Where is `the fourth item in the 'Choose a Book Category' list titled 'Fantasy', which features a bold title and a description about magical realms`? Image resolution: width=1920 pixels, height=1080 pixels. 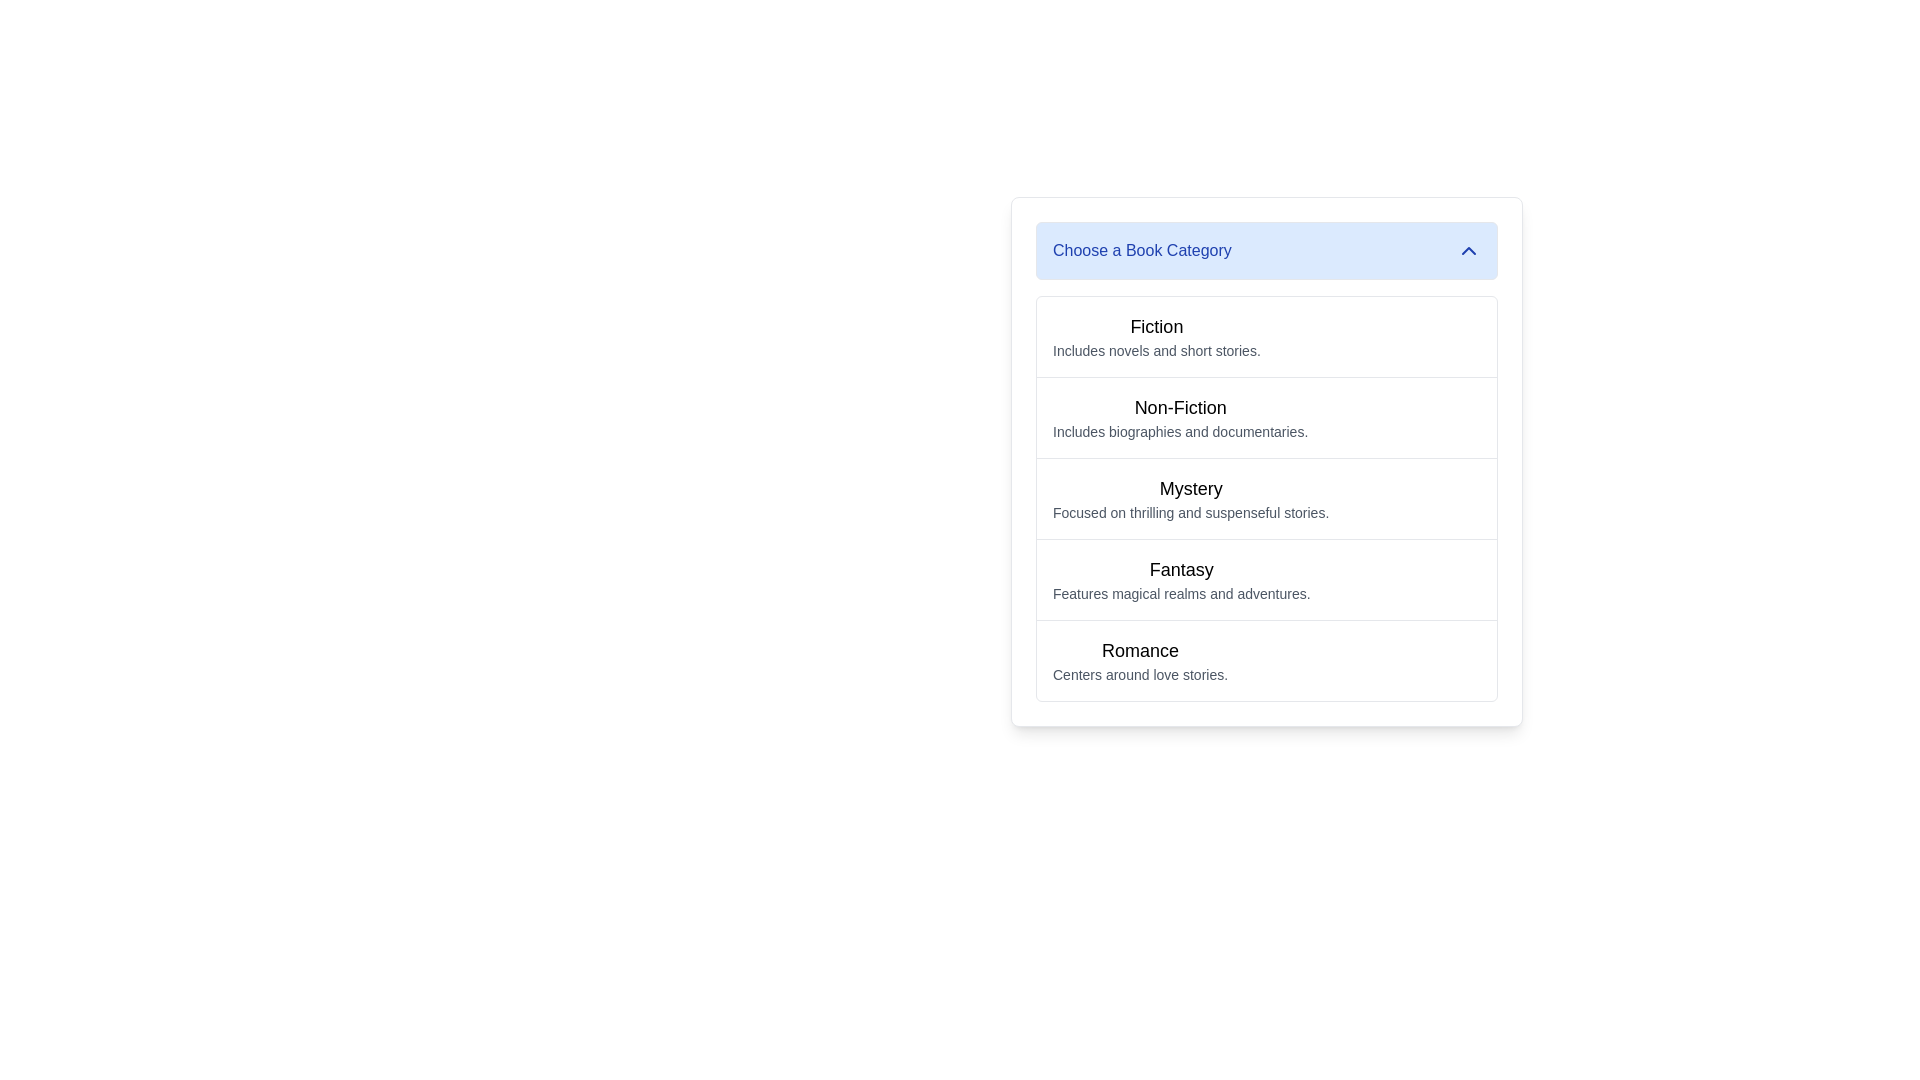 the fourth item in the 'Choose a Book Category' list titled 'Fantasy', which features a bold title and a description about magical realms is located at coordinates (1266, 579).